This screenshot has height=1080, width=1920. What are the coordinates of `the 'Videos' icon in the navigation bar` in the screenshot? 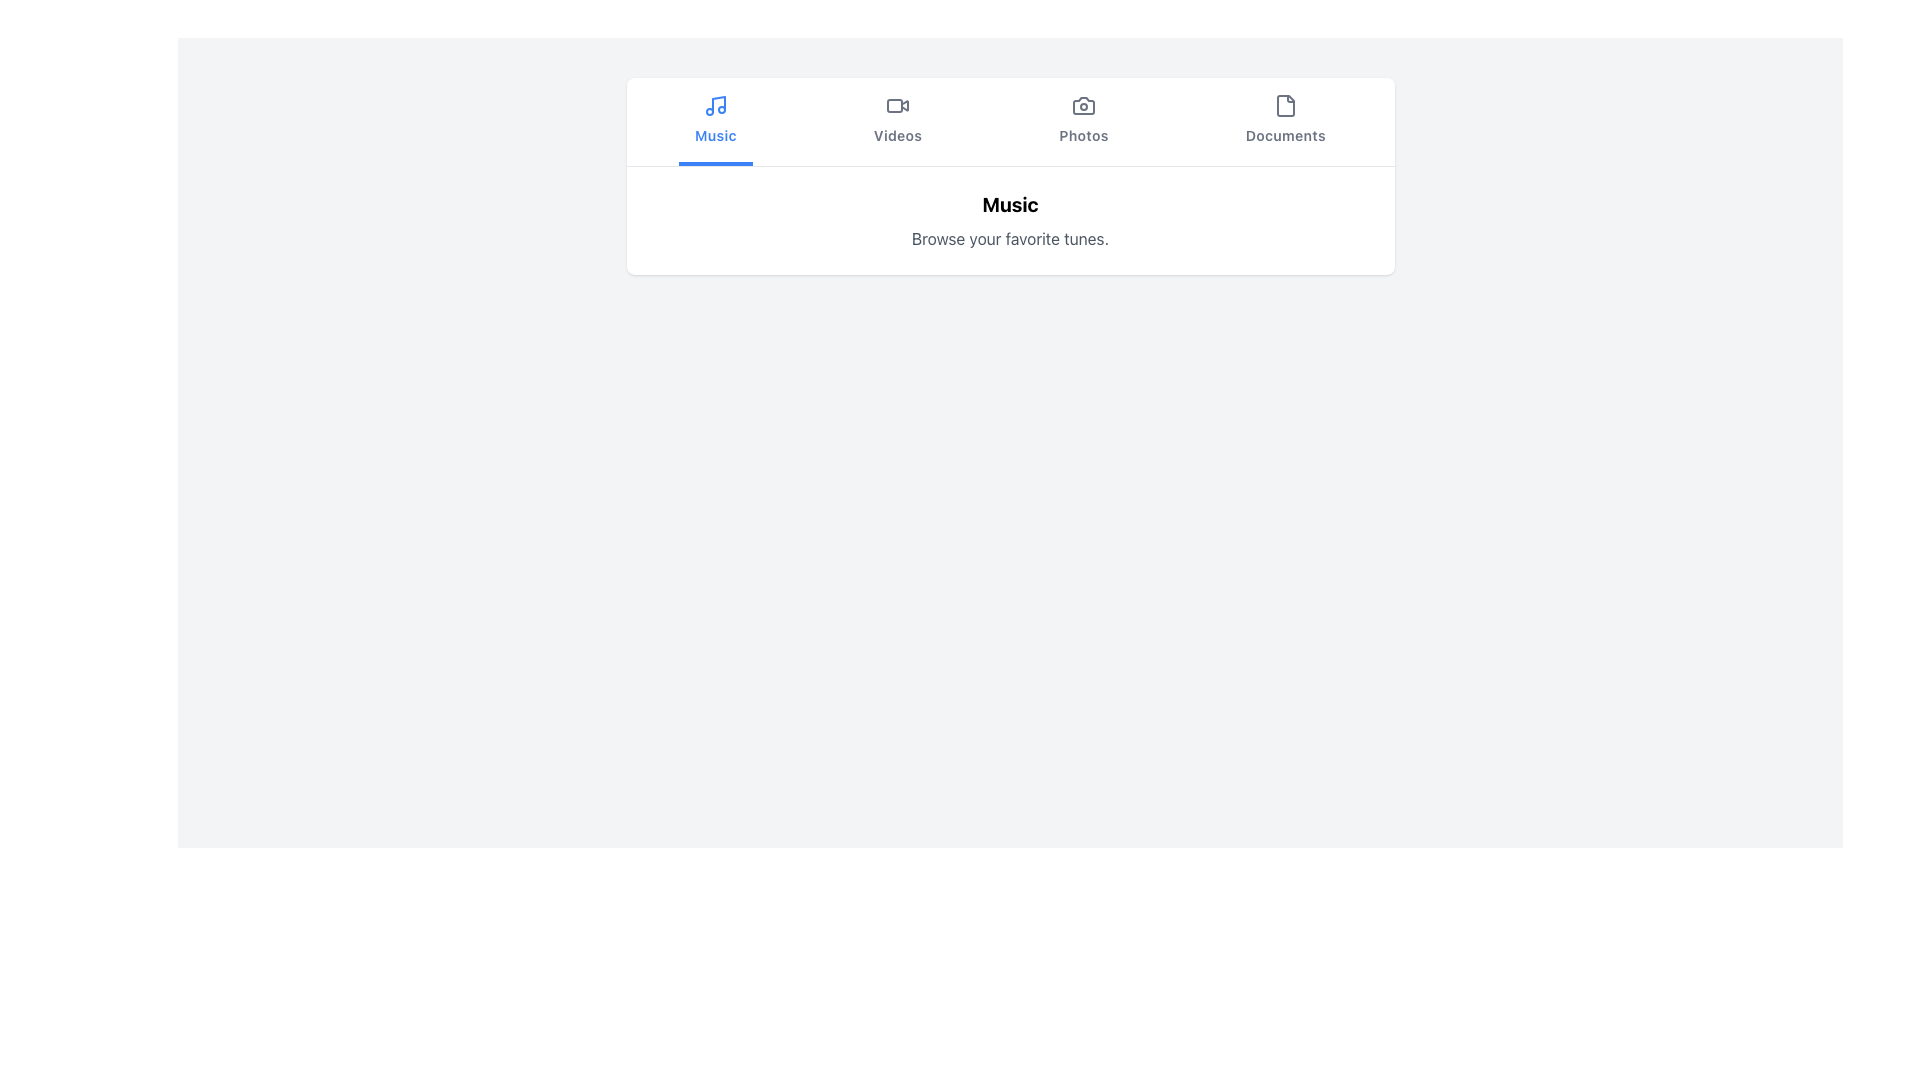 It's located at (896, 105).